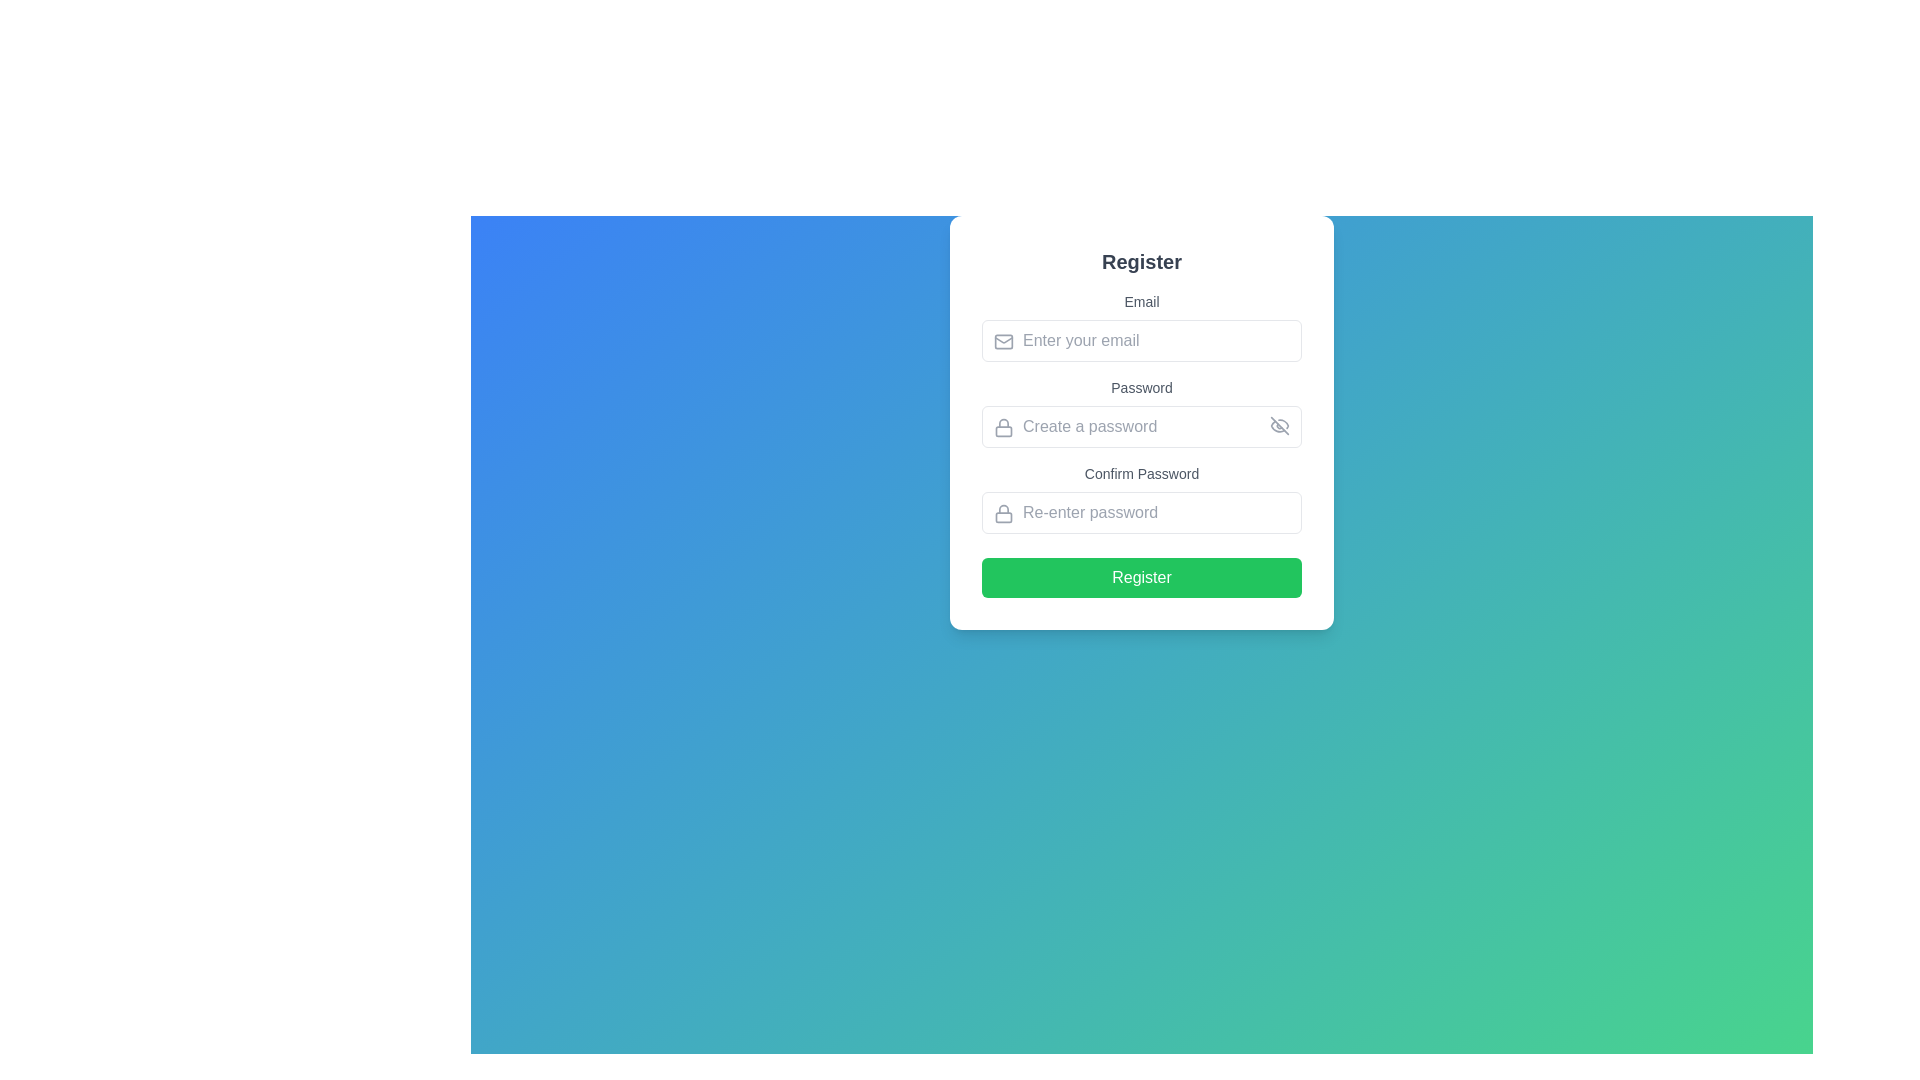 The height and width of the screenshot is (1080, 1920). What do you see at coordinates (1142, 301) in the screenshot?
I see `the 'Email' text label, which is a gray-colored label aligned to the left and positioned above the email input box` at bounding box center [1142, 301].